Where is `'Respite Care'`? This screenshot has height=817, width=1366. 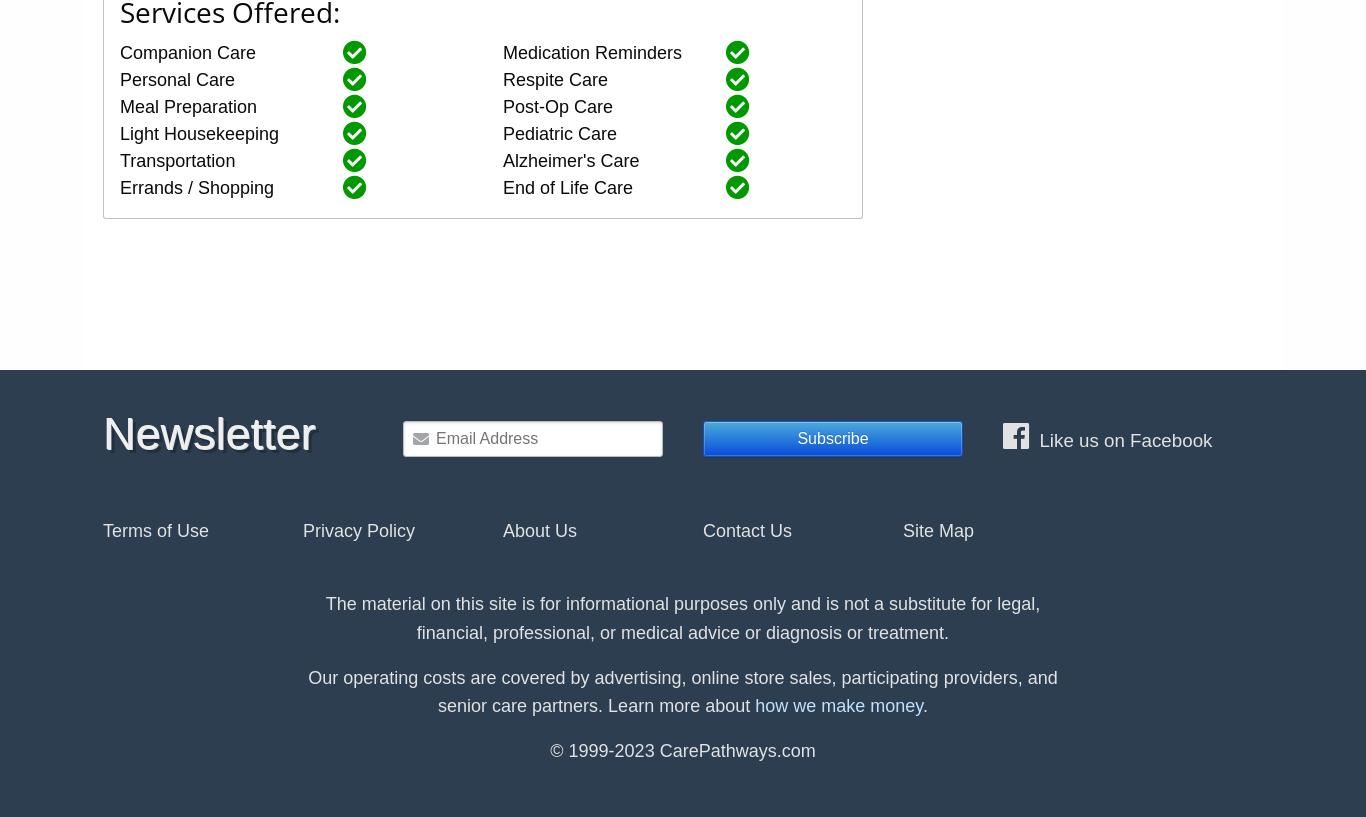
'Respite Care' is located at coordinates (555, 78).